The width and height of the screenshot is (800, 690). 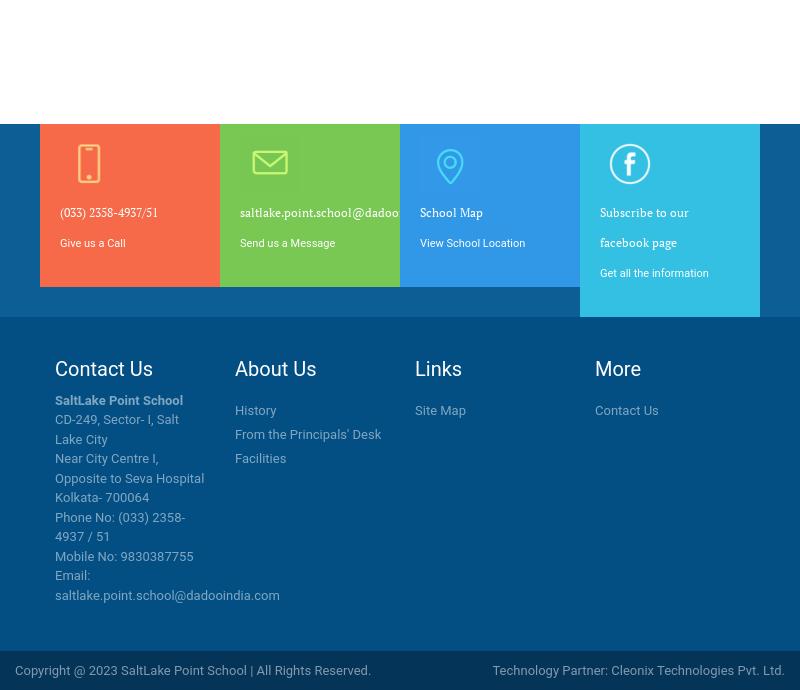 What do you see at coordinates (54, 467) in the screenshot?
I see `'Near City Centre I, Opposite to Seva Hospital'` at bounding box center [54, 467].